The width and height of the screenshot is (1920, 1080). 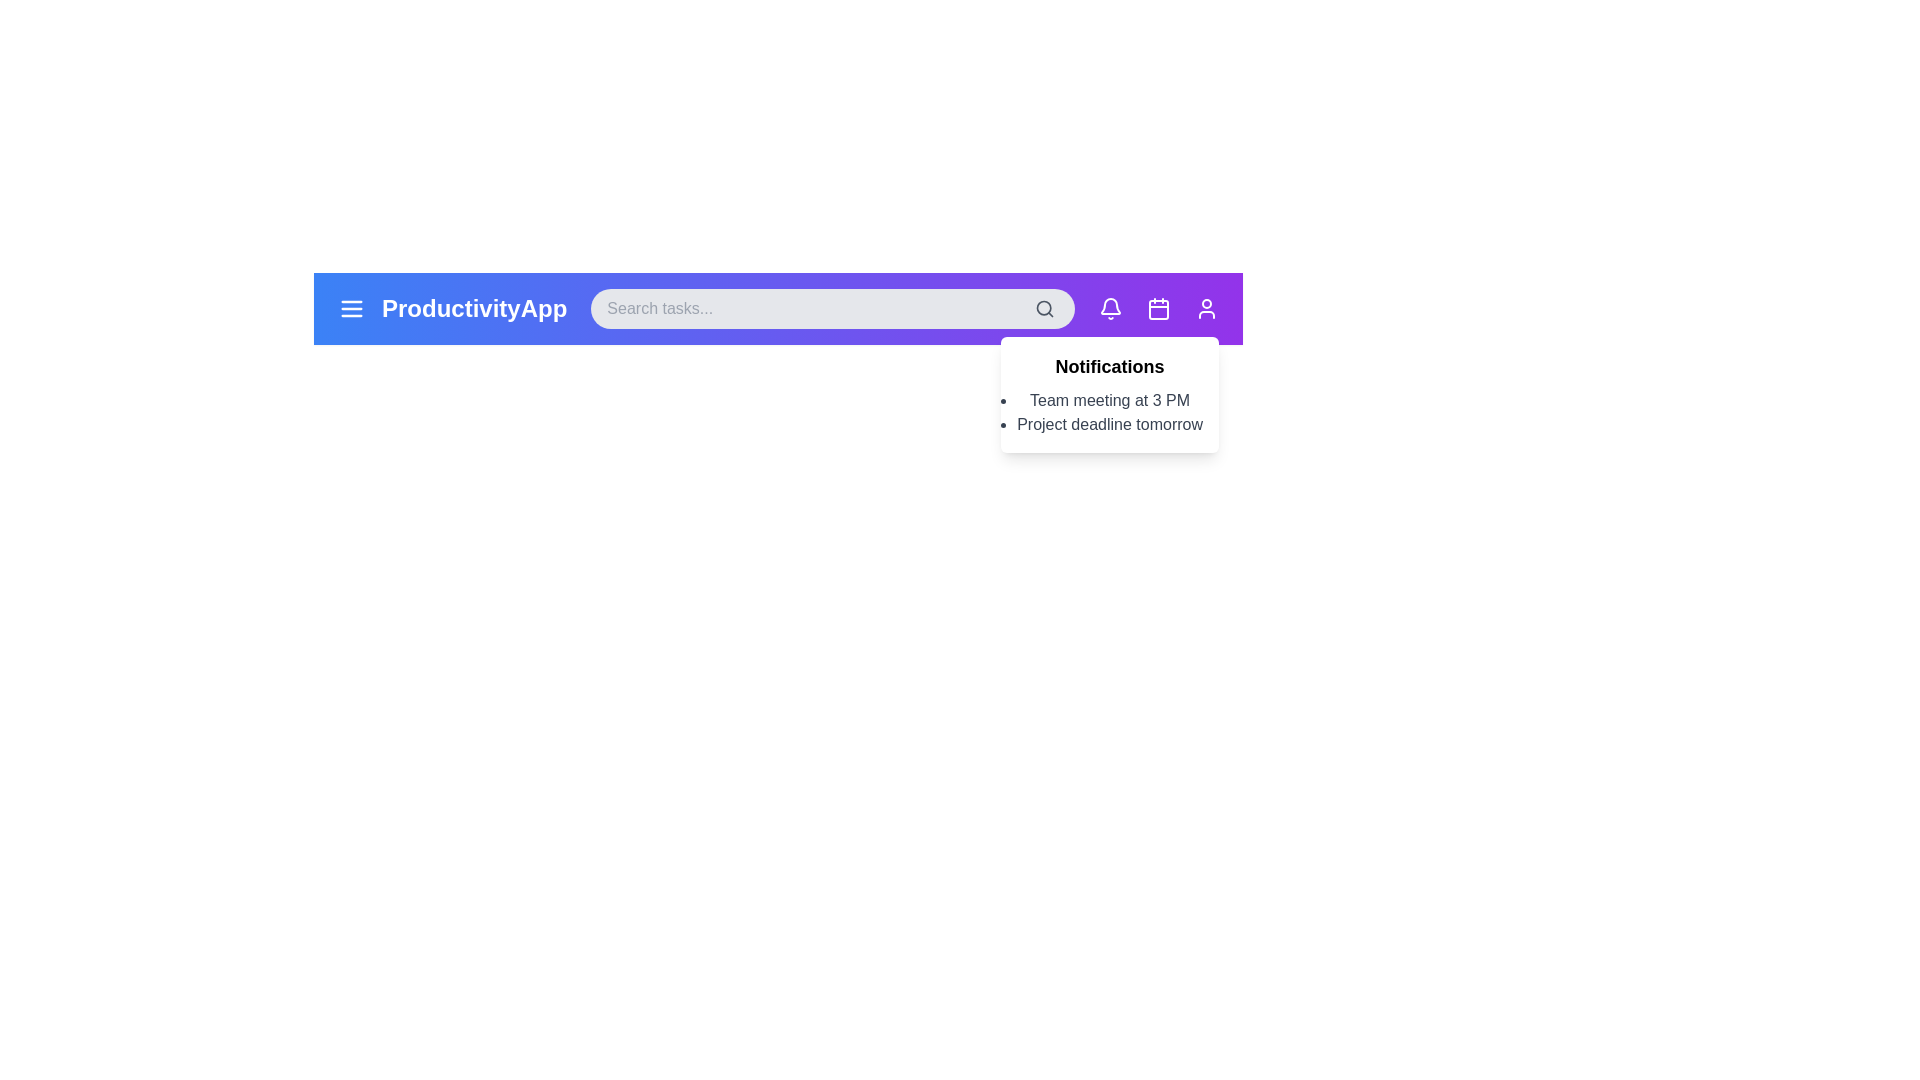 I want to click on the search icon to initiate a search, so click(x=1044, y=308).